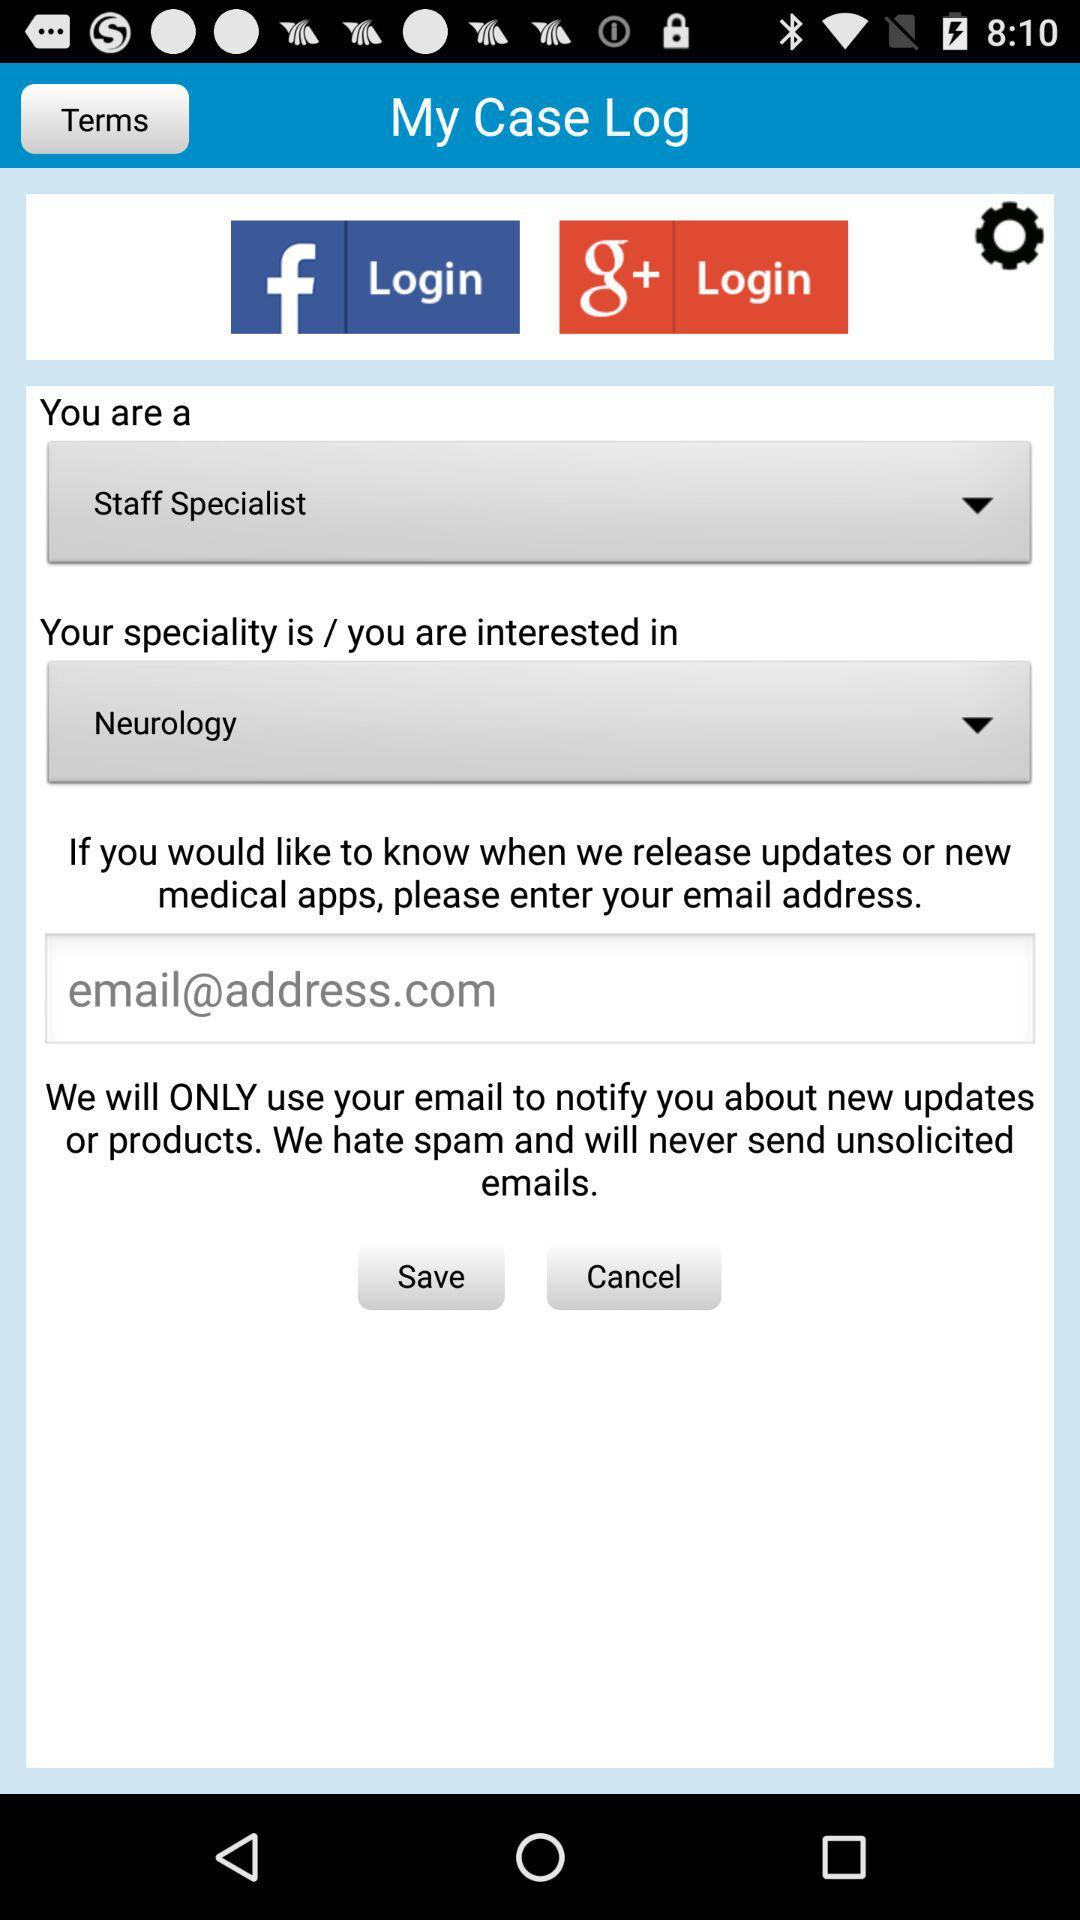 This screenshot has width=1080, height=1920. Describe the element at coordinates (540, 994) in the screenshot. I see `email address field` at that location.